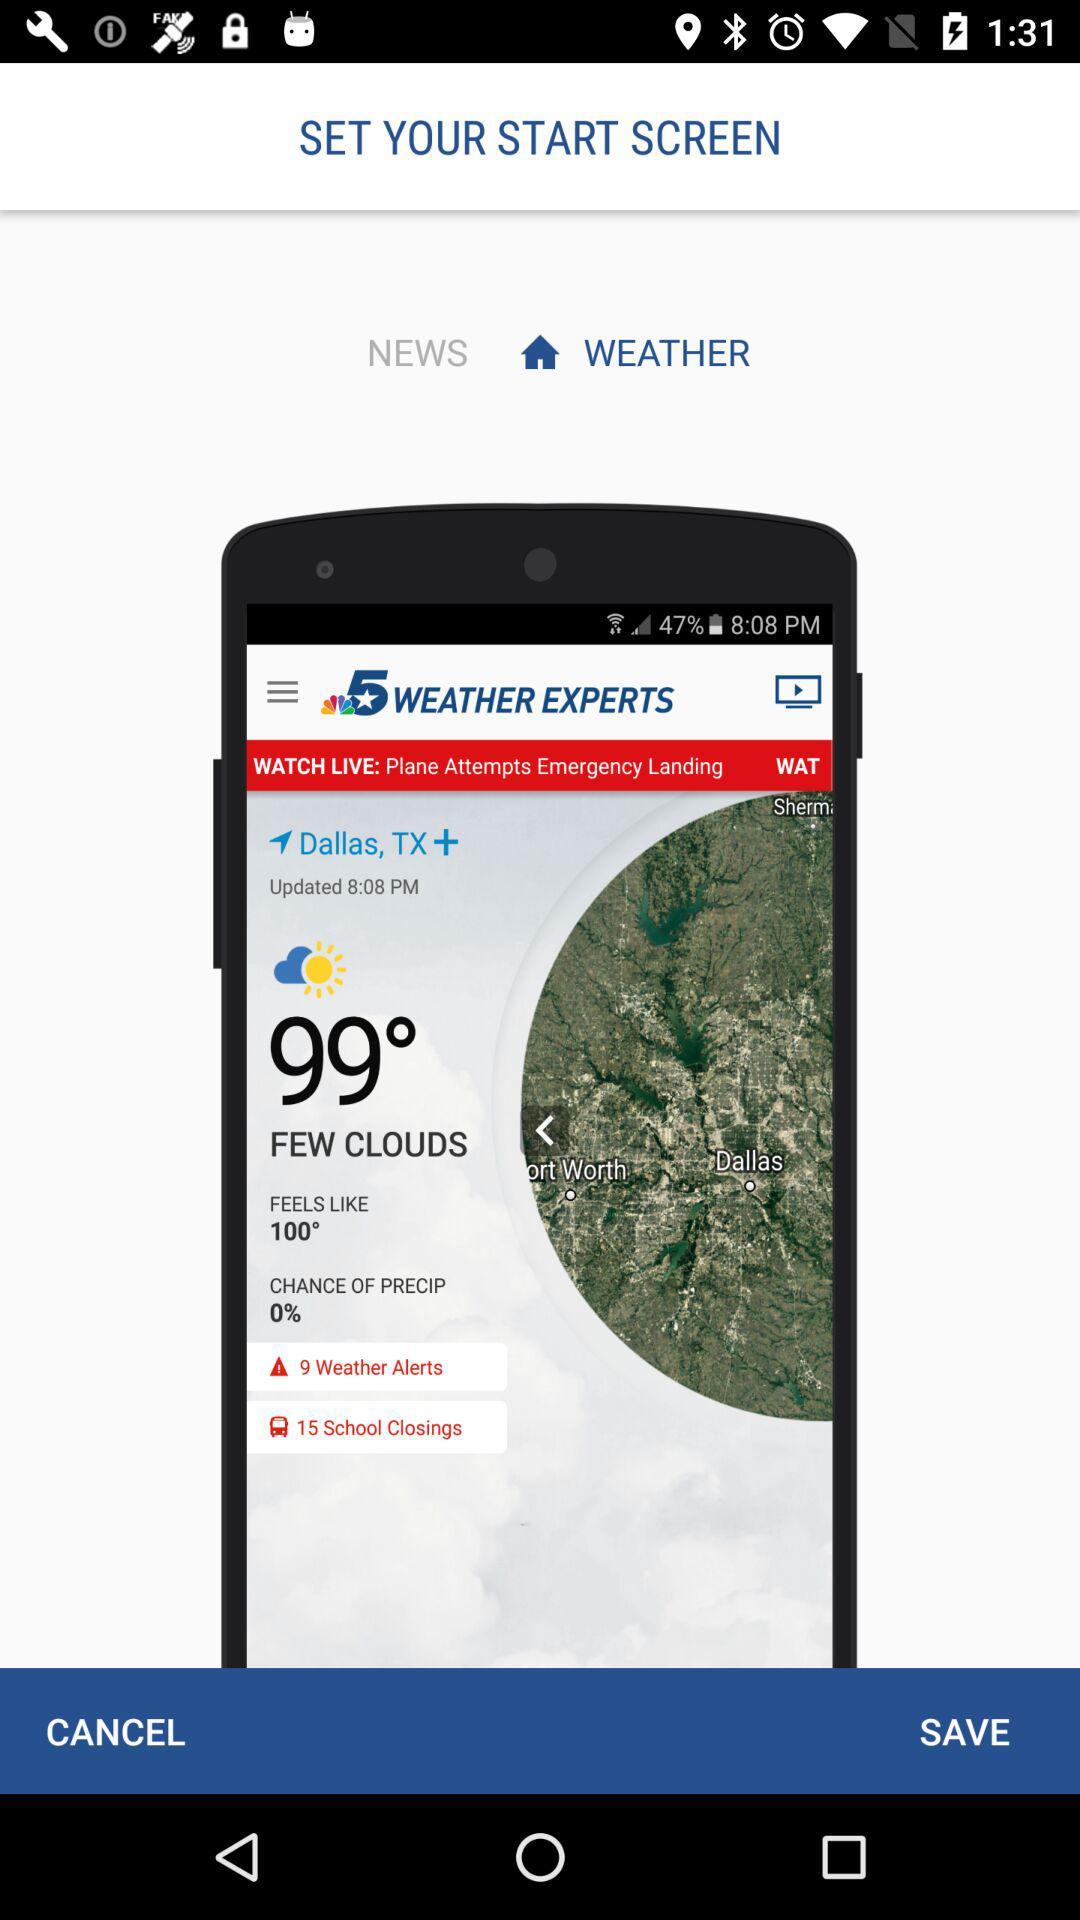 This screenshot has height=1920, width=1080. Describe the element at coordinates (540, 135) in the screenshot. I see `icon above the news icon` at that location.